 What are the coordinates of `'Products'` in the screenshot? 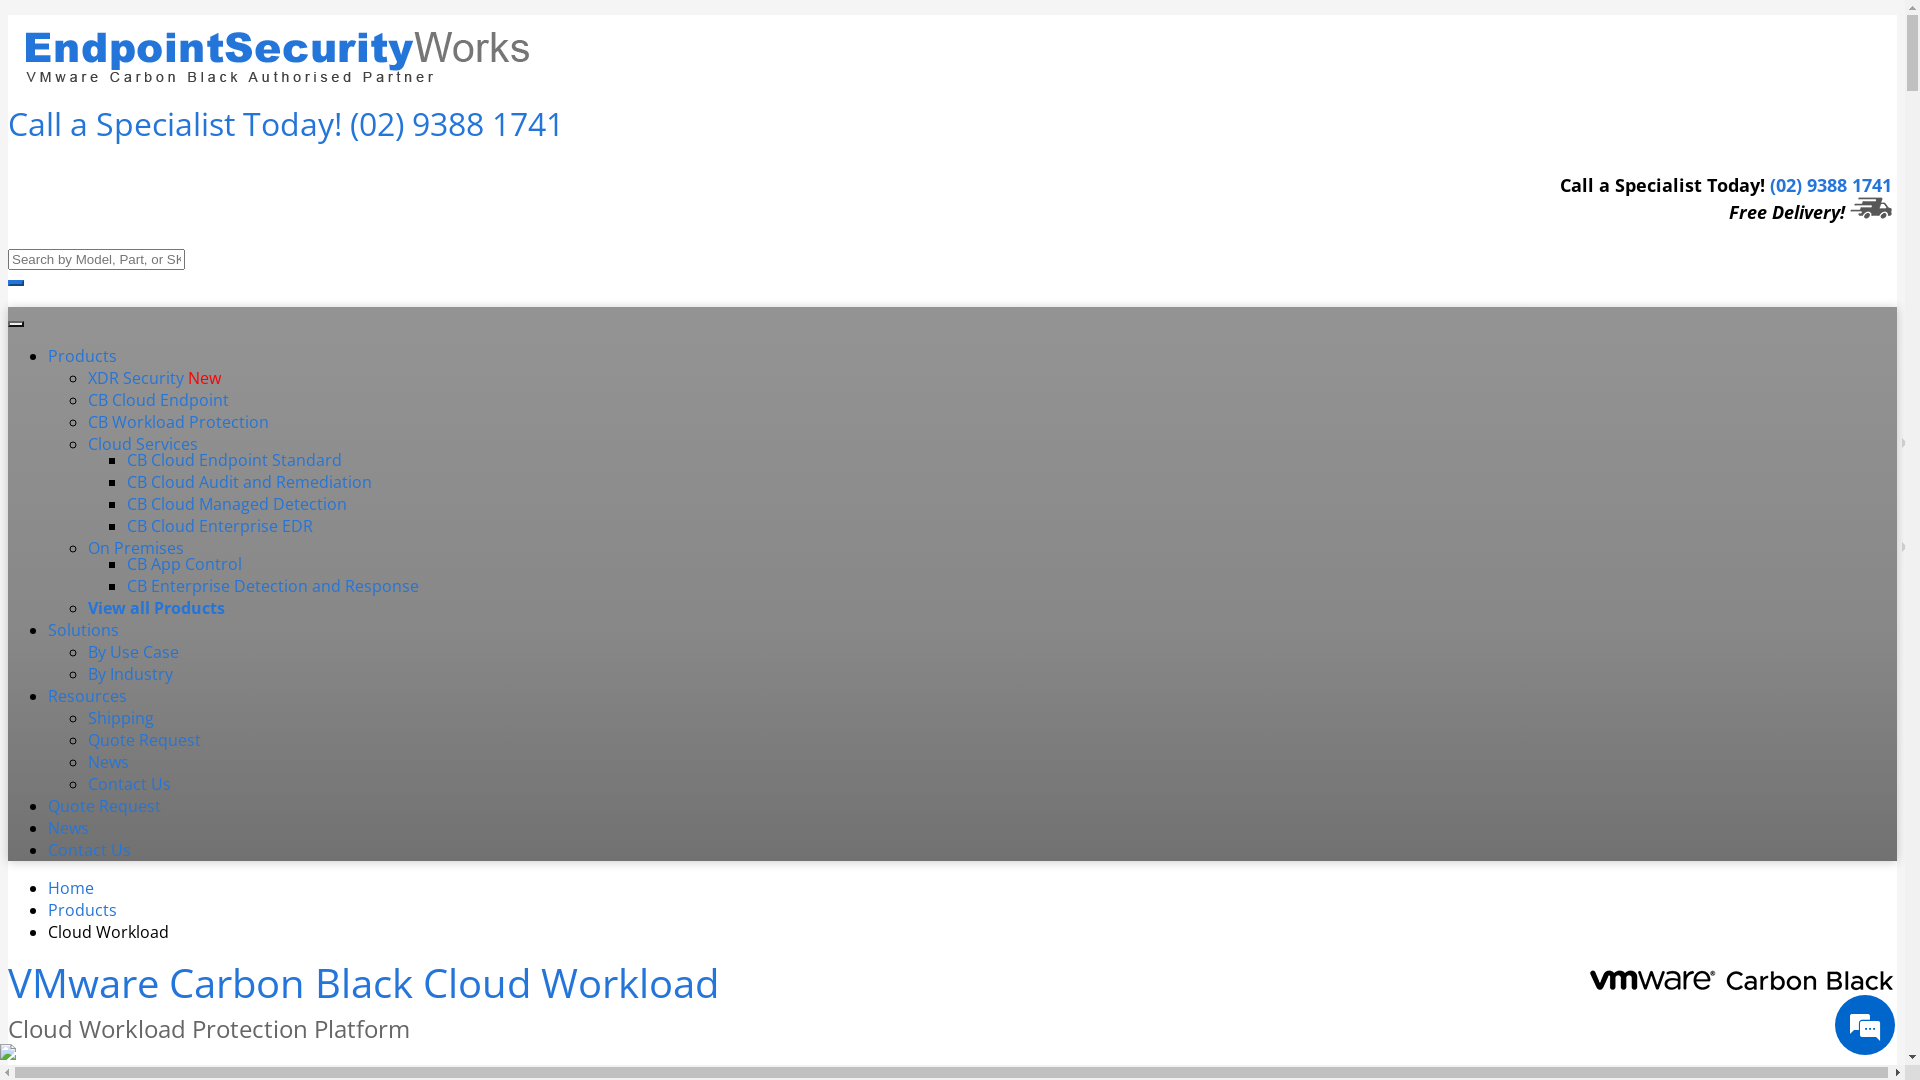 It's located at (81, 354).